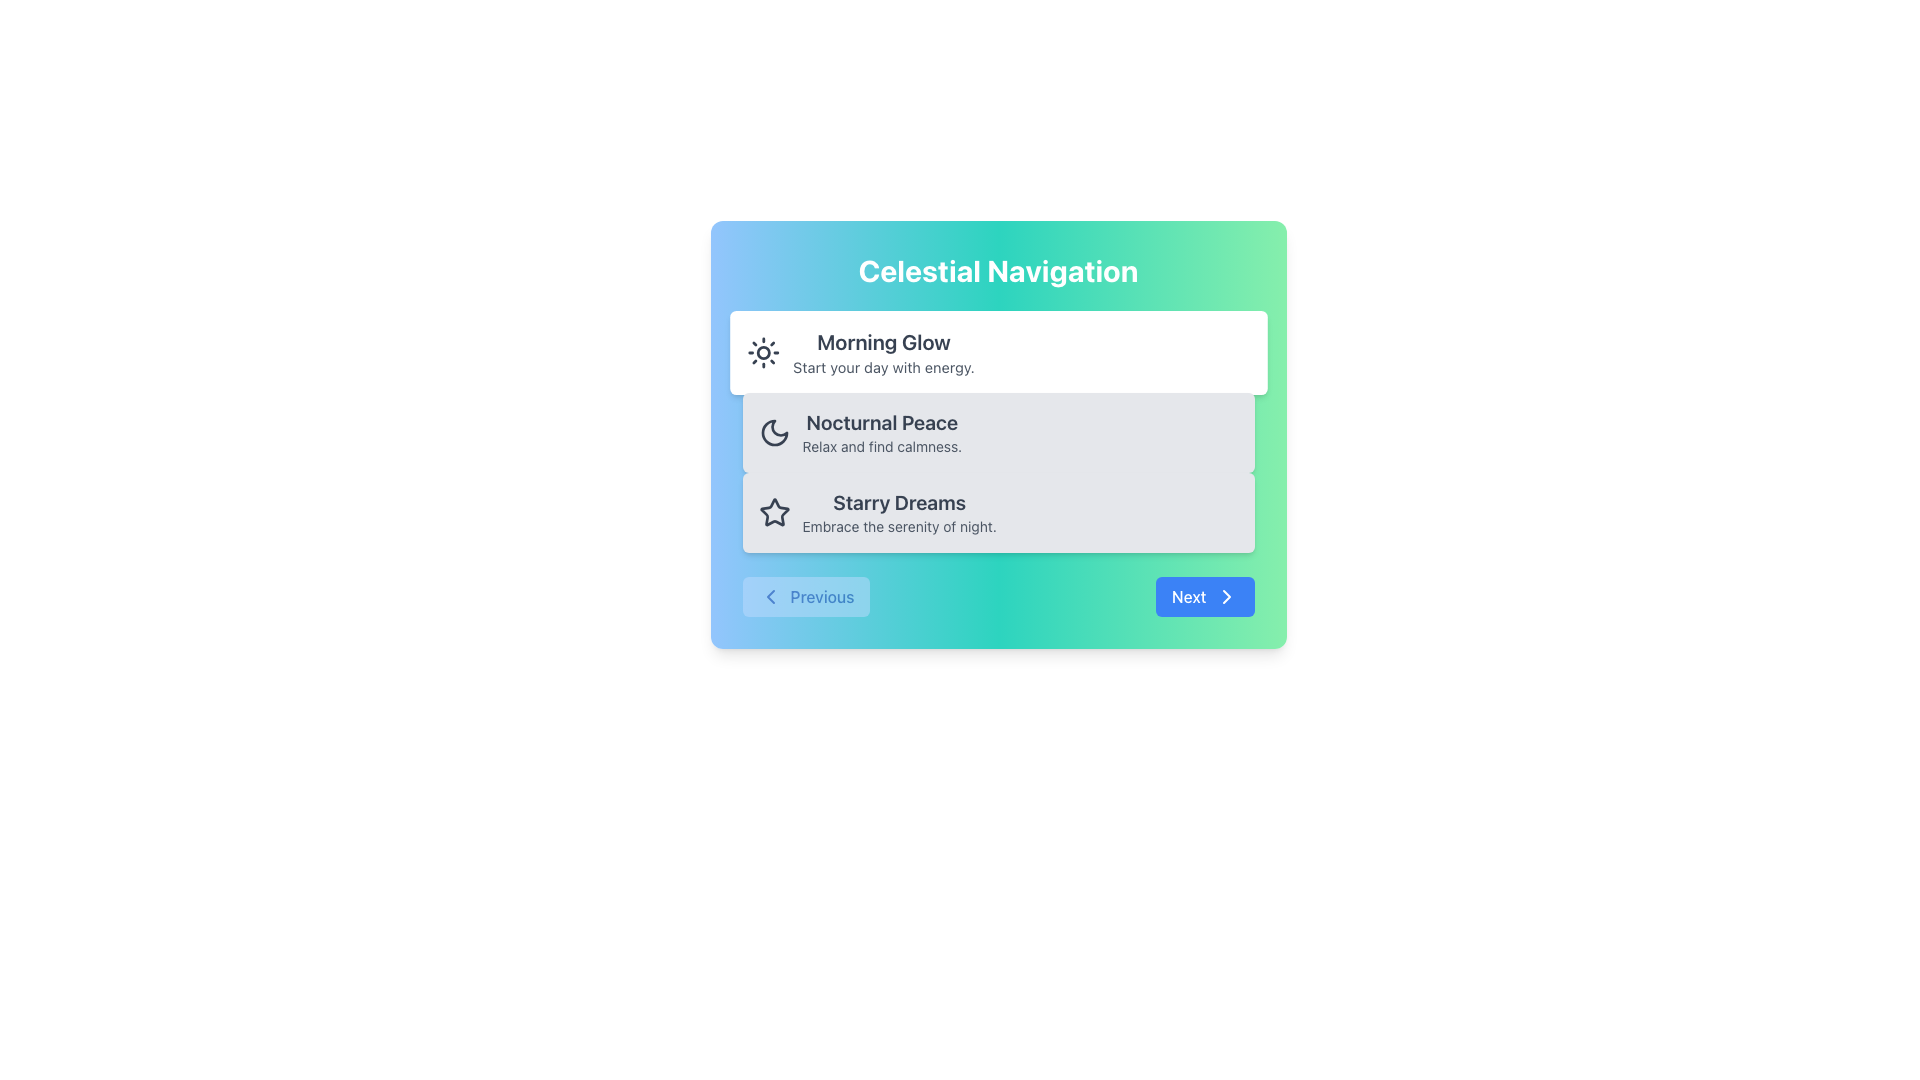 Image resolution: width=1920 pixels, height=1080 pixels. Describe the element at coordinates (762, 352) in the screenshot. I see `the inner circle of the sun icon representing 'Morning Glow' in the vertical list of options` at that location.